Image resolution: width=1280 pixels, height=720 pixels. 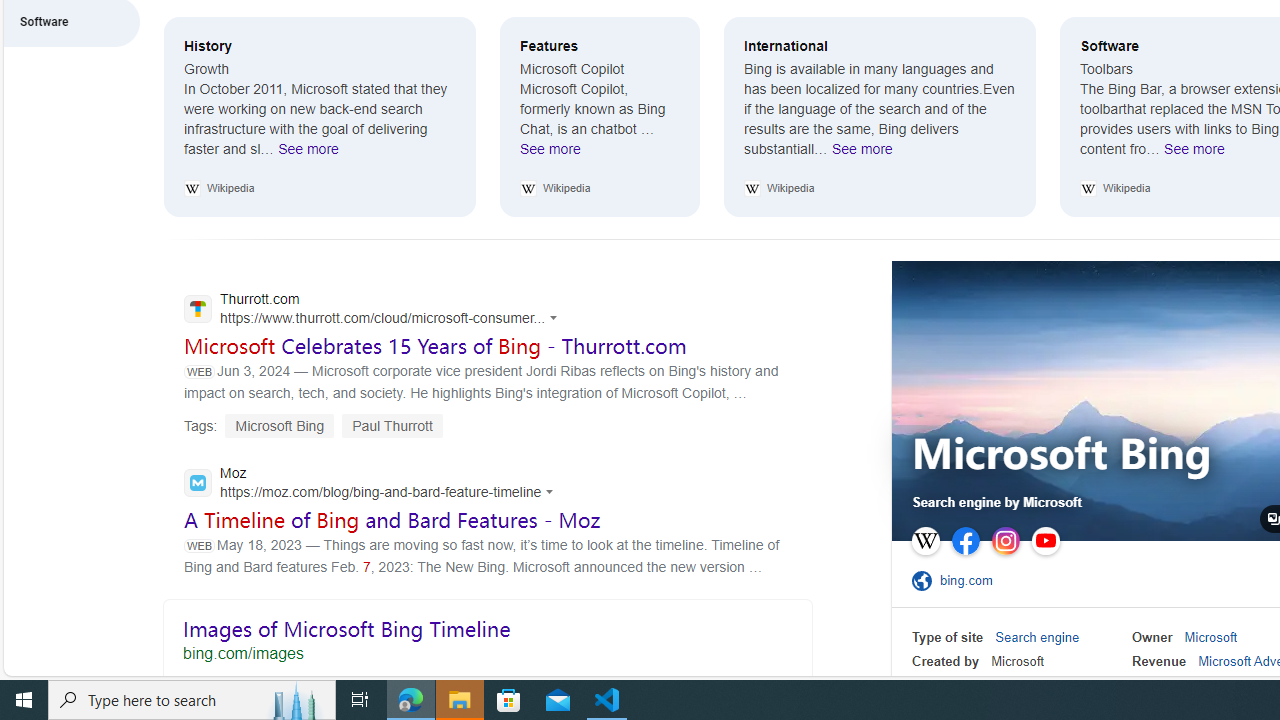 What do you see at coordinates (1006, 541) in the screenshot?
I see `'Instagram'` at bounding box center [1006, 541].